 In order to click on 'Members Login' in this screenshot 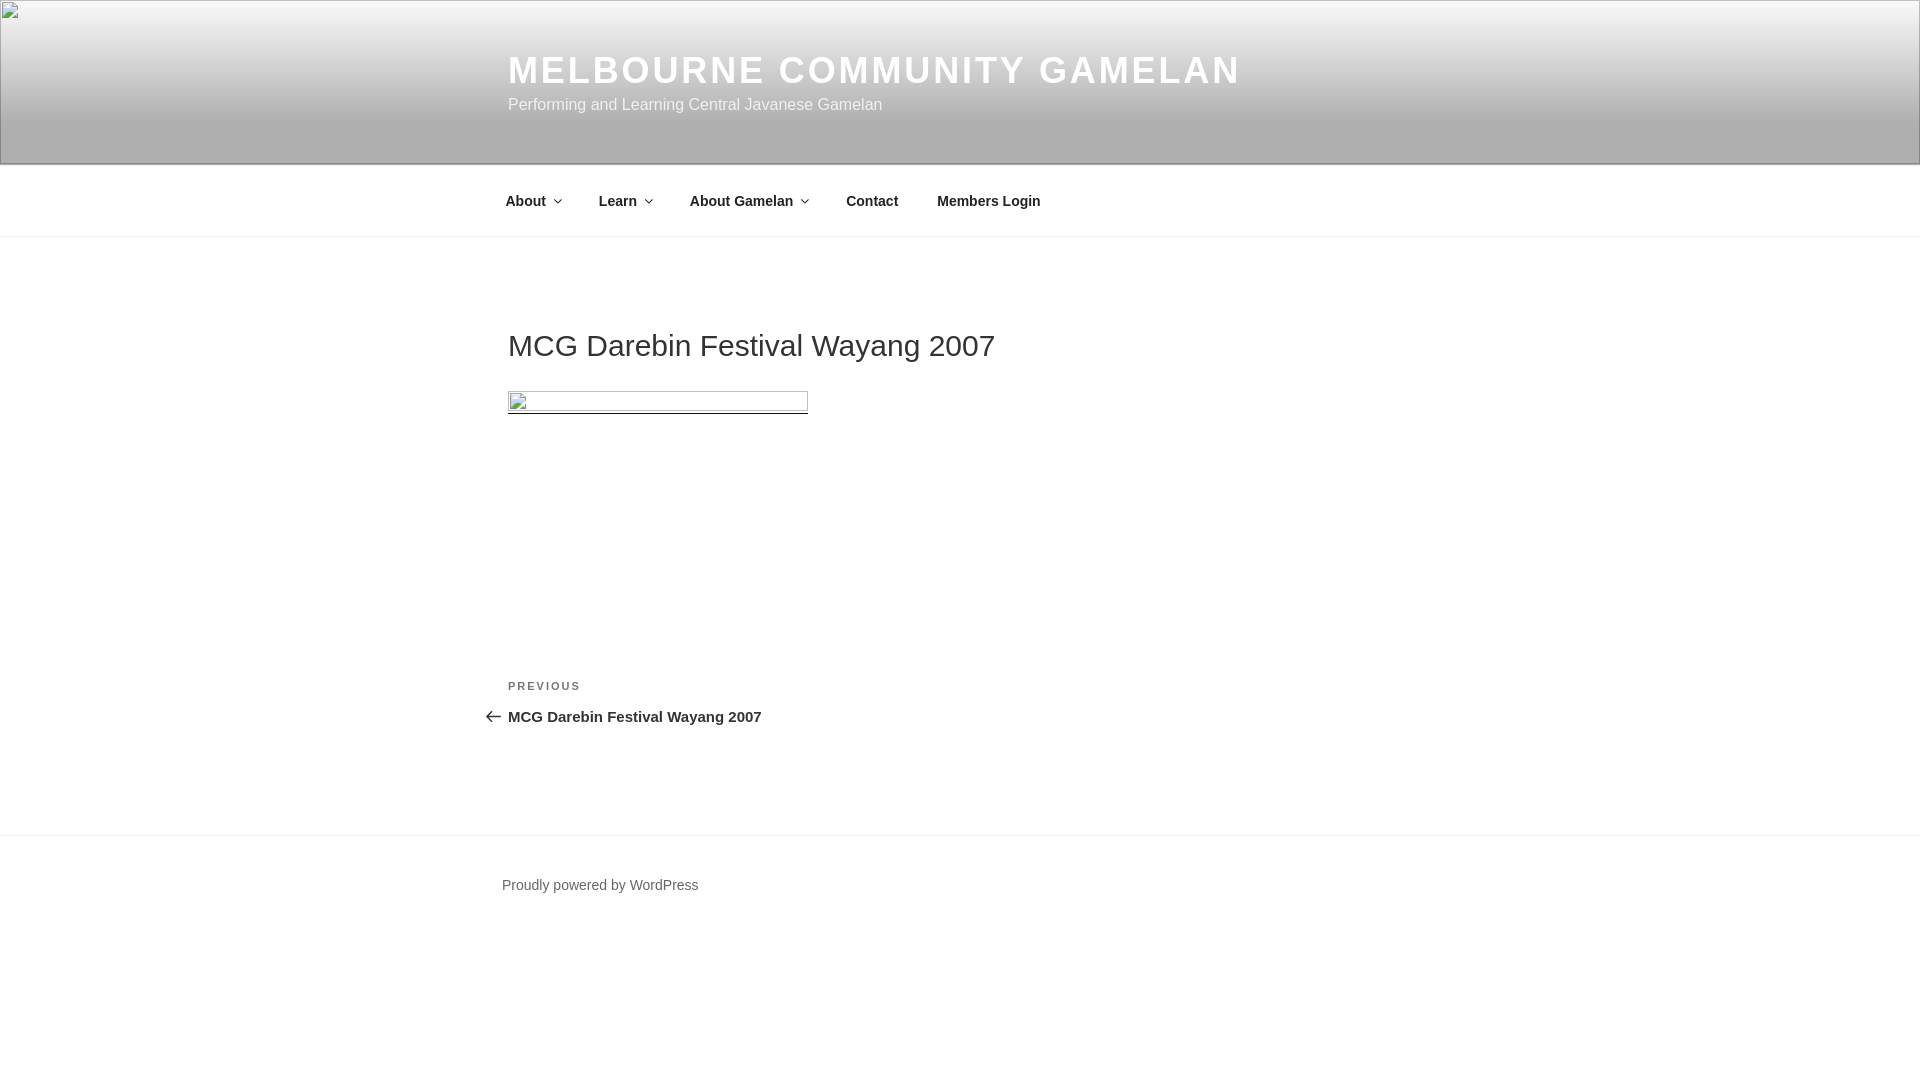, I will do `click(919, 200)`.